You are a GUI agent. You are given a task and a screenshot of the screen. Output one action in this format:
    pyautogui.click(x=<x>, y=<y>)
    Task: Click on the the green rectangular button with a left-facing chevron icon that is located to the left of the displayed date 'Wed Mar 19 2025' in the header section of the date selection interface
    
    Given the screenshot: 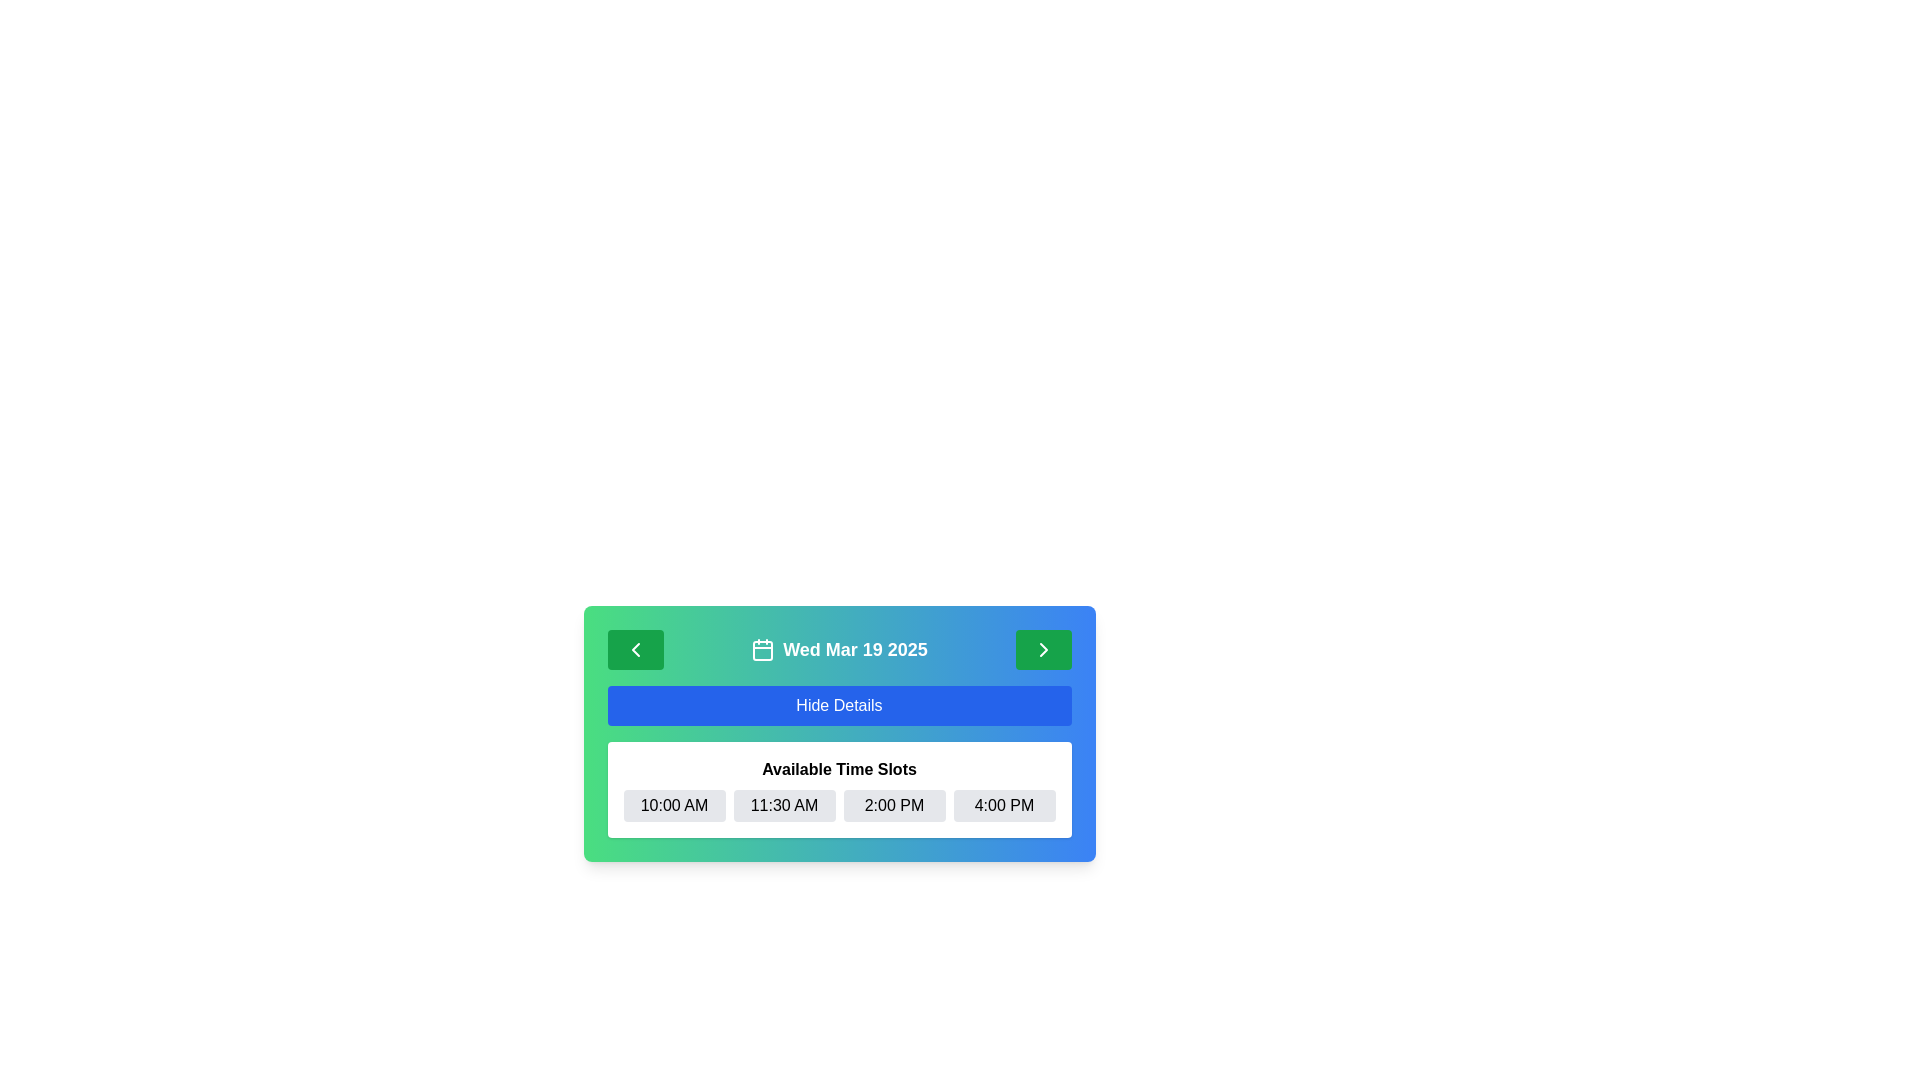 What is the action you would take?
    pyautogui.click(x=634, y=650)
    